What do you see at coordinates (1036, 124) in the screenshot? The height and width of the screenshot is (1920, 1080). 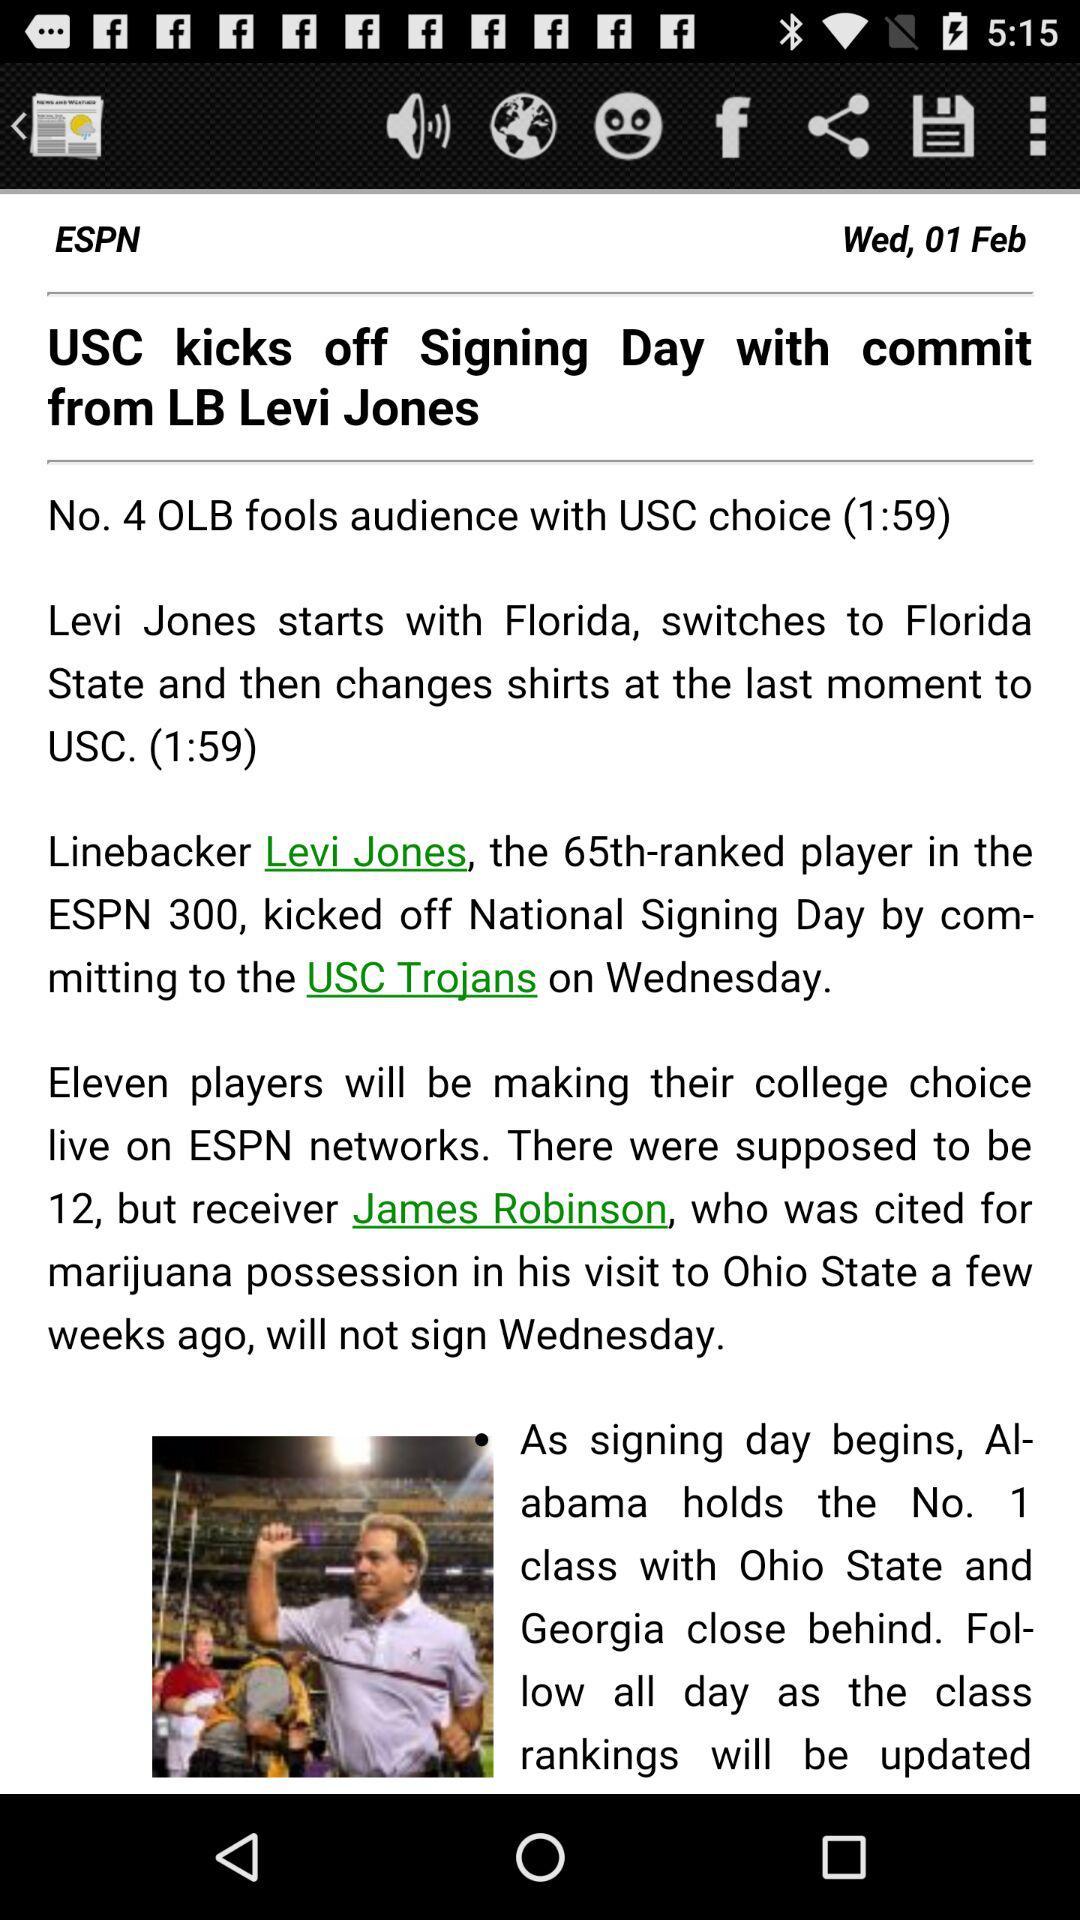 I see `open menu` at bounding box center [1036, 124].